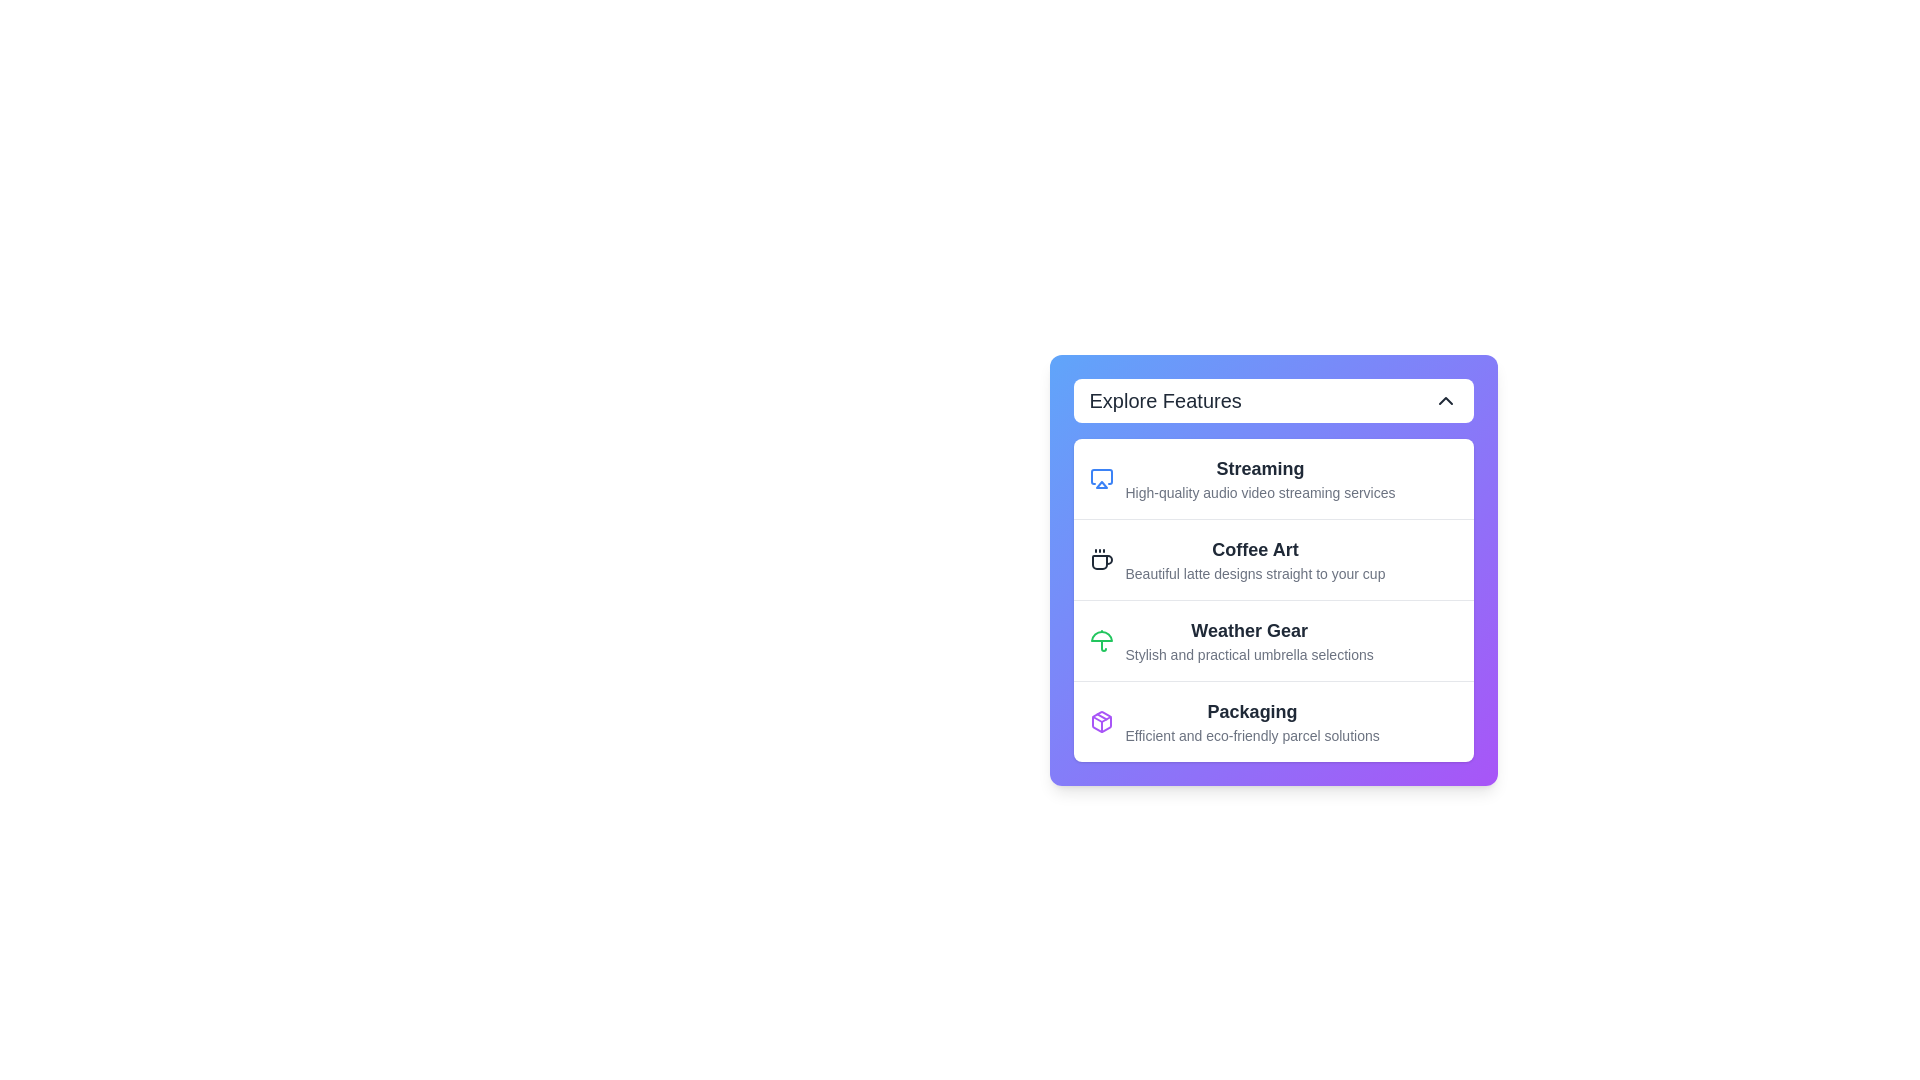 The image size is (1920, 1080). What do you see at coordinates (1445, 401) in the screenshot?
I see `the Chevron icon located at the rightmost position in the 'Explore Features' header, which serves as a toggle for expanding or collapsing the section` at bounding box center [1445, 401].